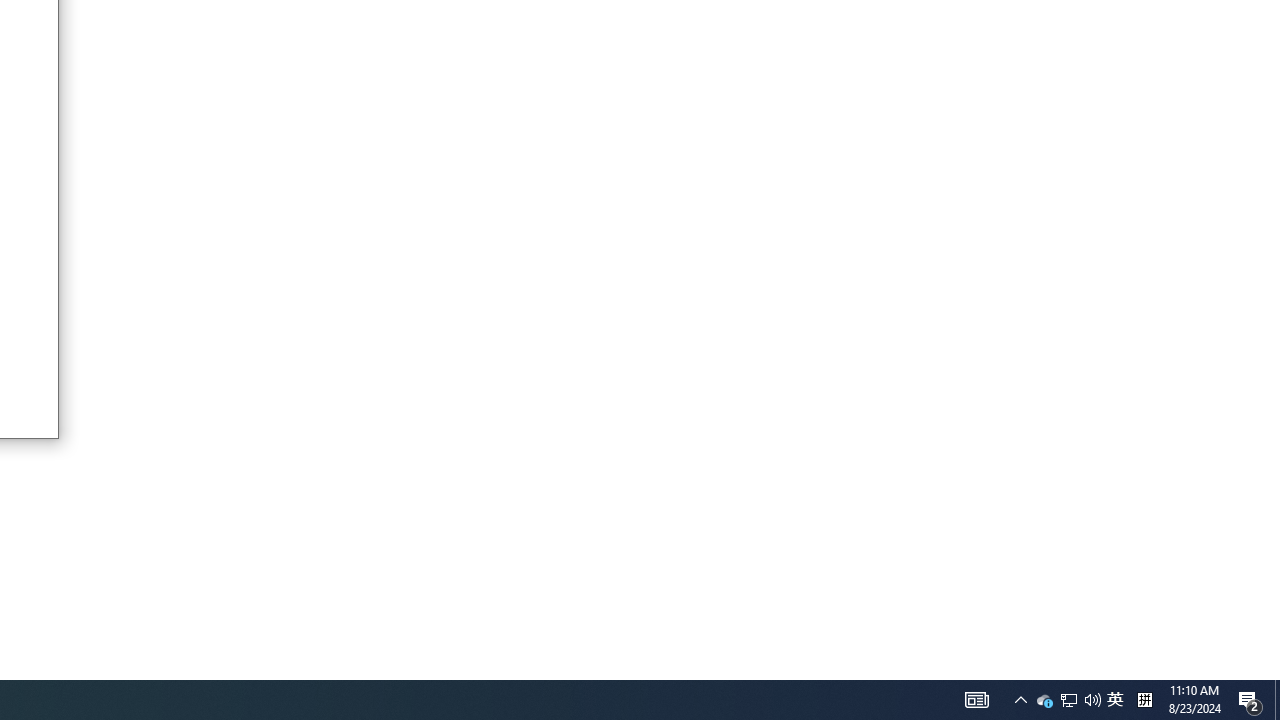  What do you see at coordinates (1068, 698) in the screenshot?
I see `'Q2790: 100%'` at bounding box center [1068, 698].